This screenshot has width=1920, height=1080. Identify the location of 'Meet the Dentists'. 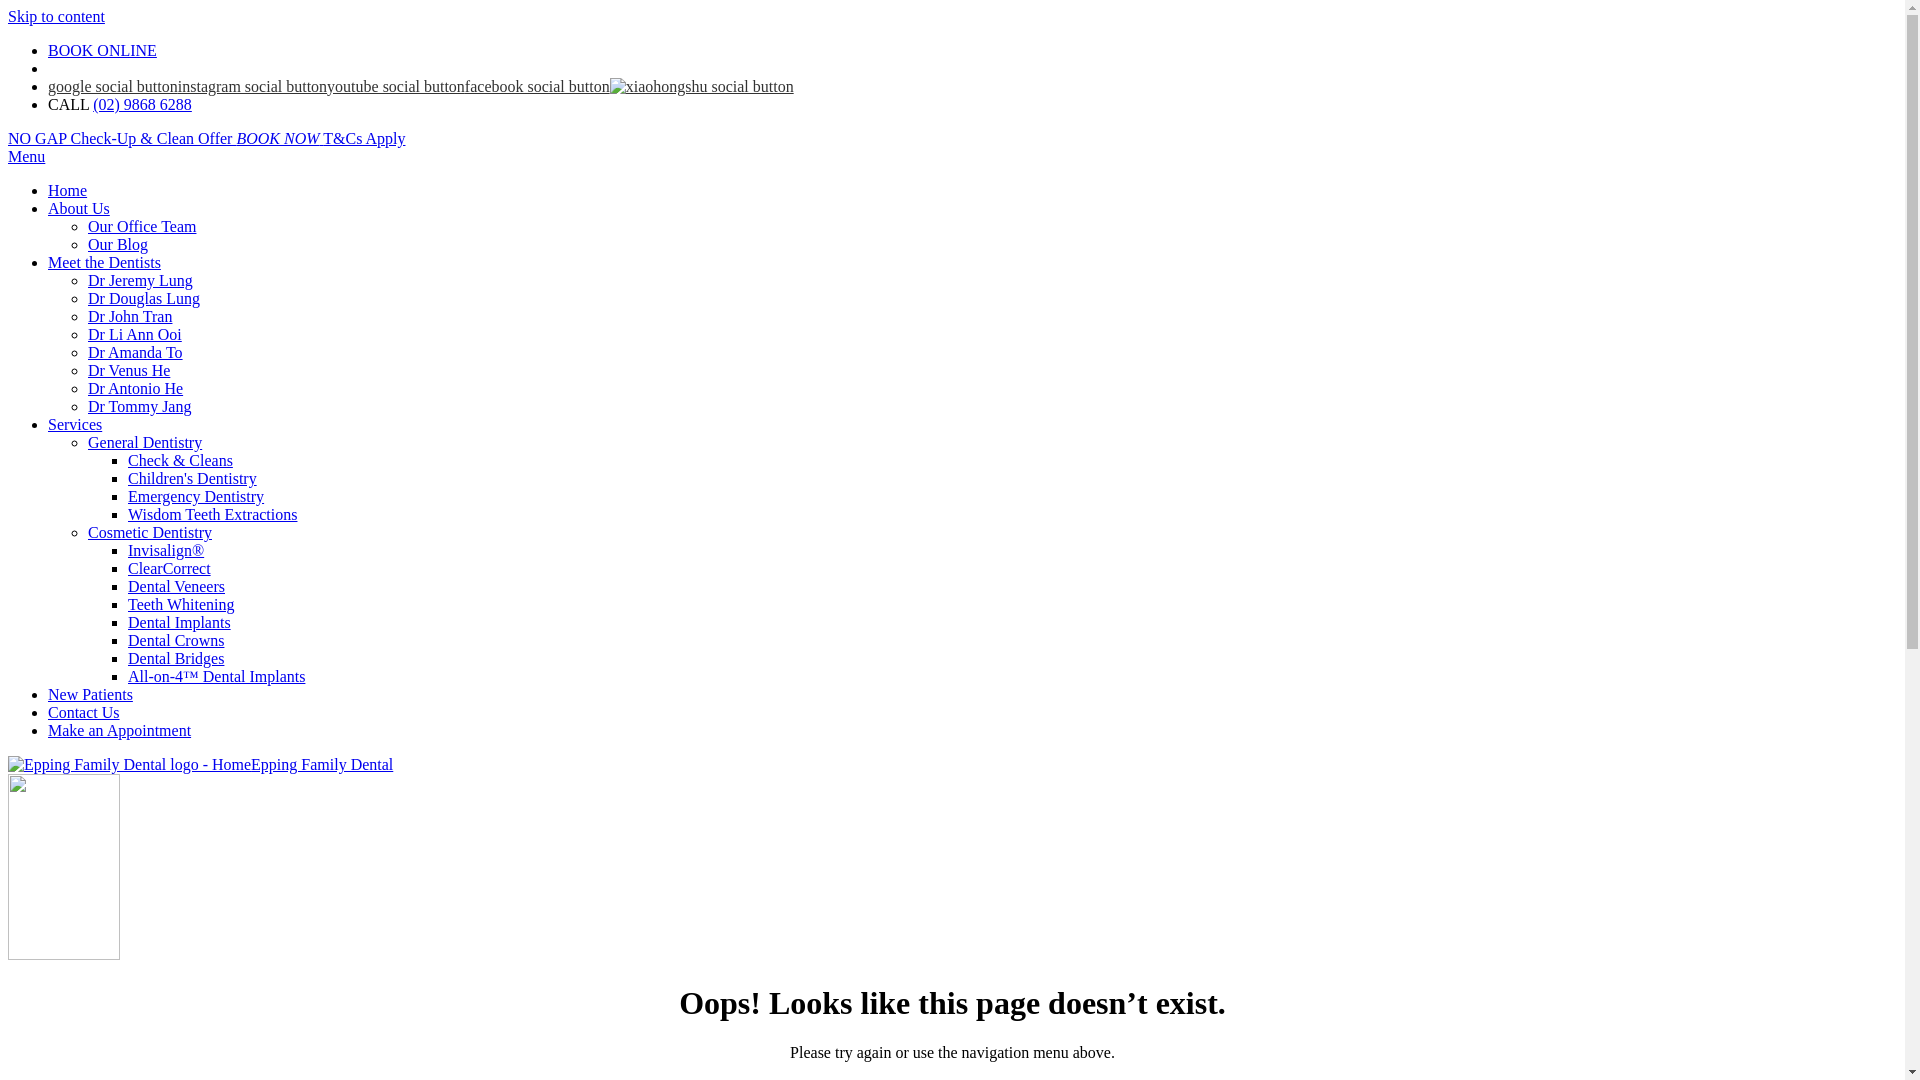
(103, 261).